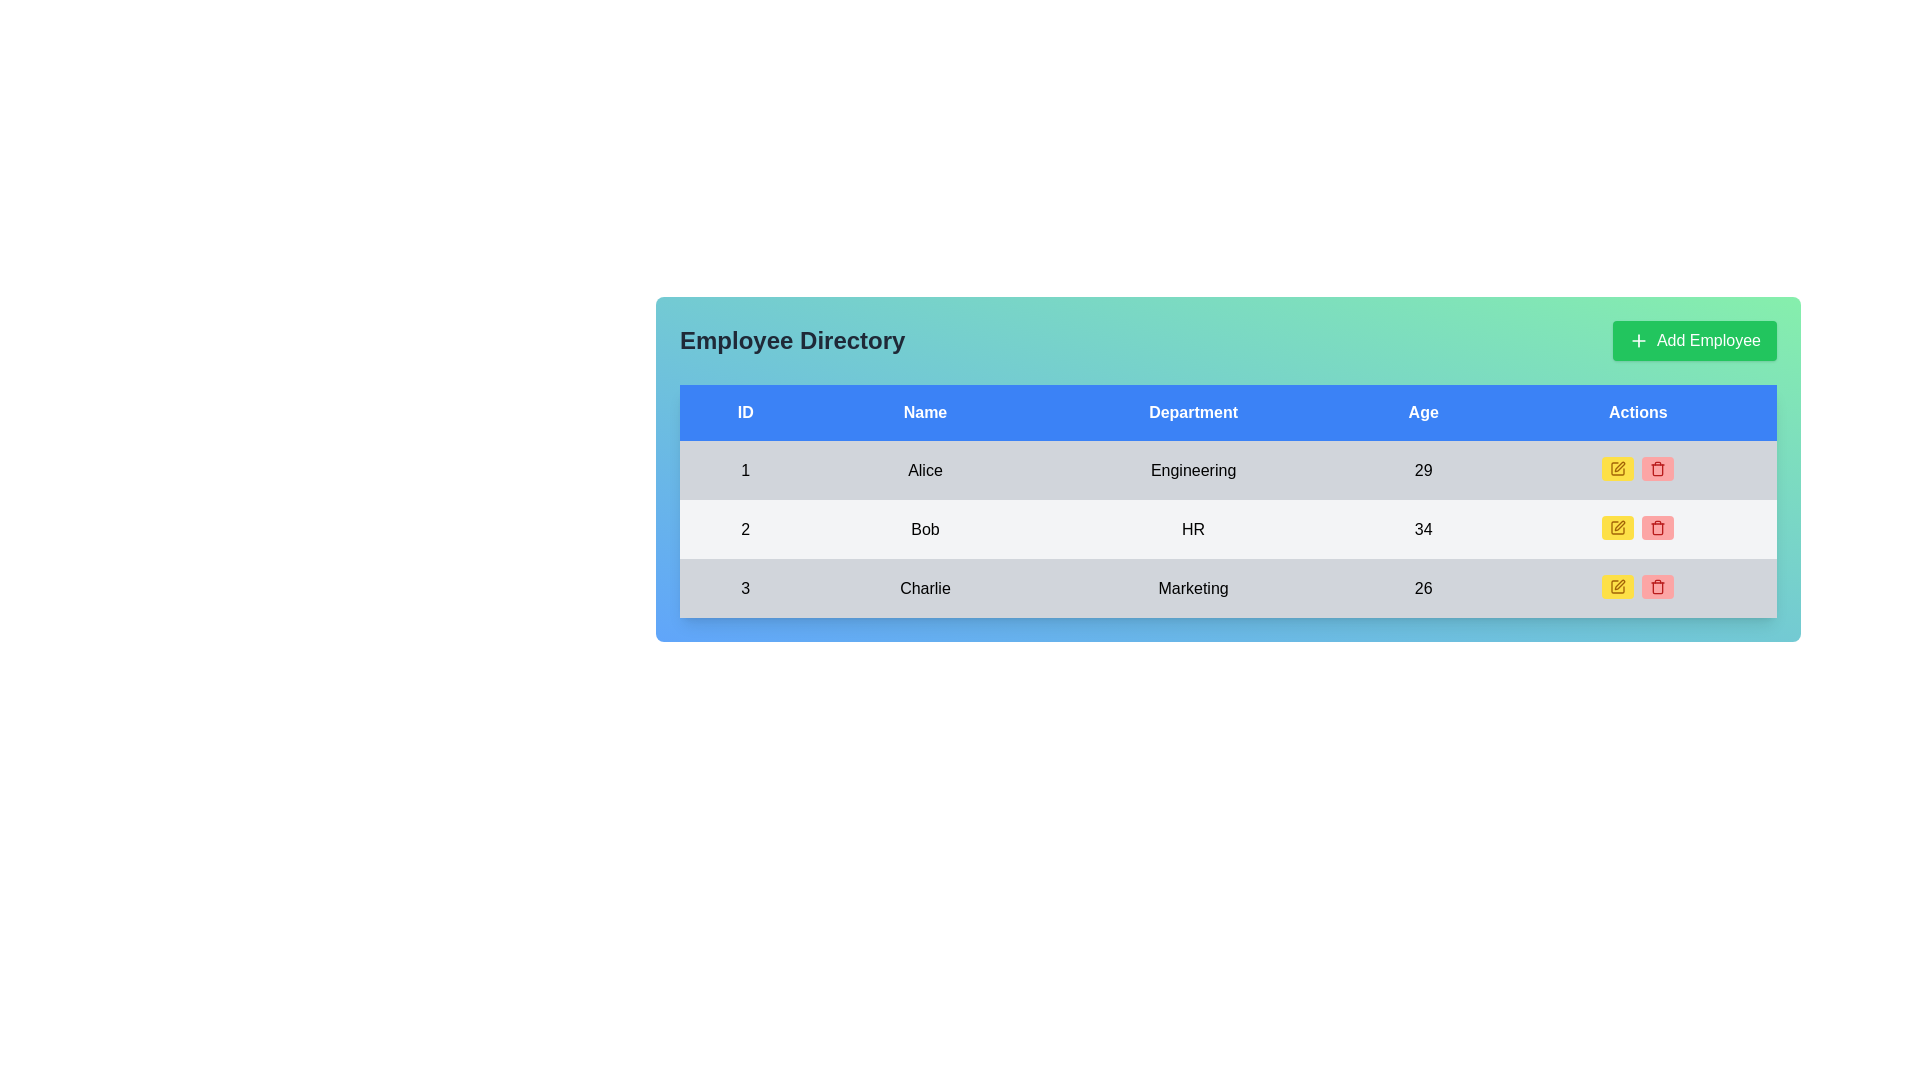 This screenshot has width=1920, height=1080. I want to click on the square-shaped icon with rounded corners that represents a pen or writing tool, located in the 'Actions' column of the second row of the table, so click(1618, 527).